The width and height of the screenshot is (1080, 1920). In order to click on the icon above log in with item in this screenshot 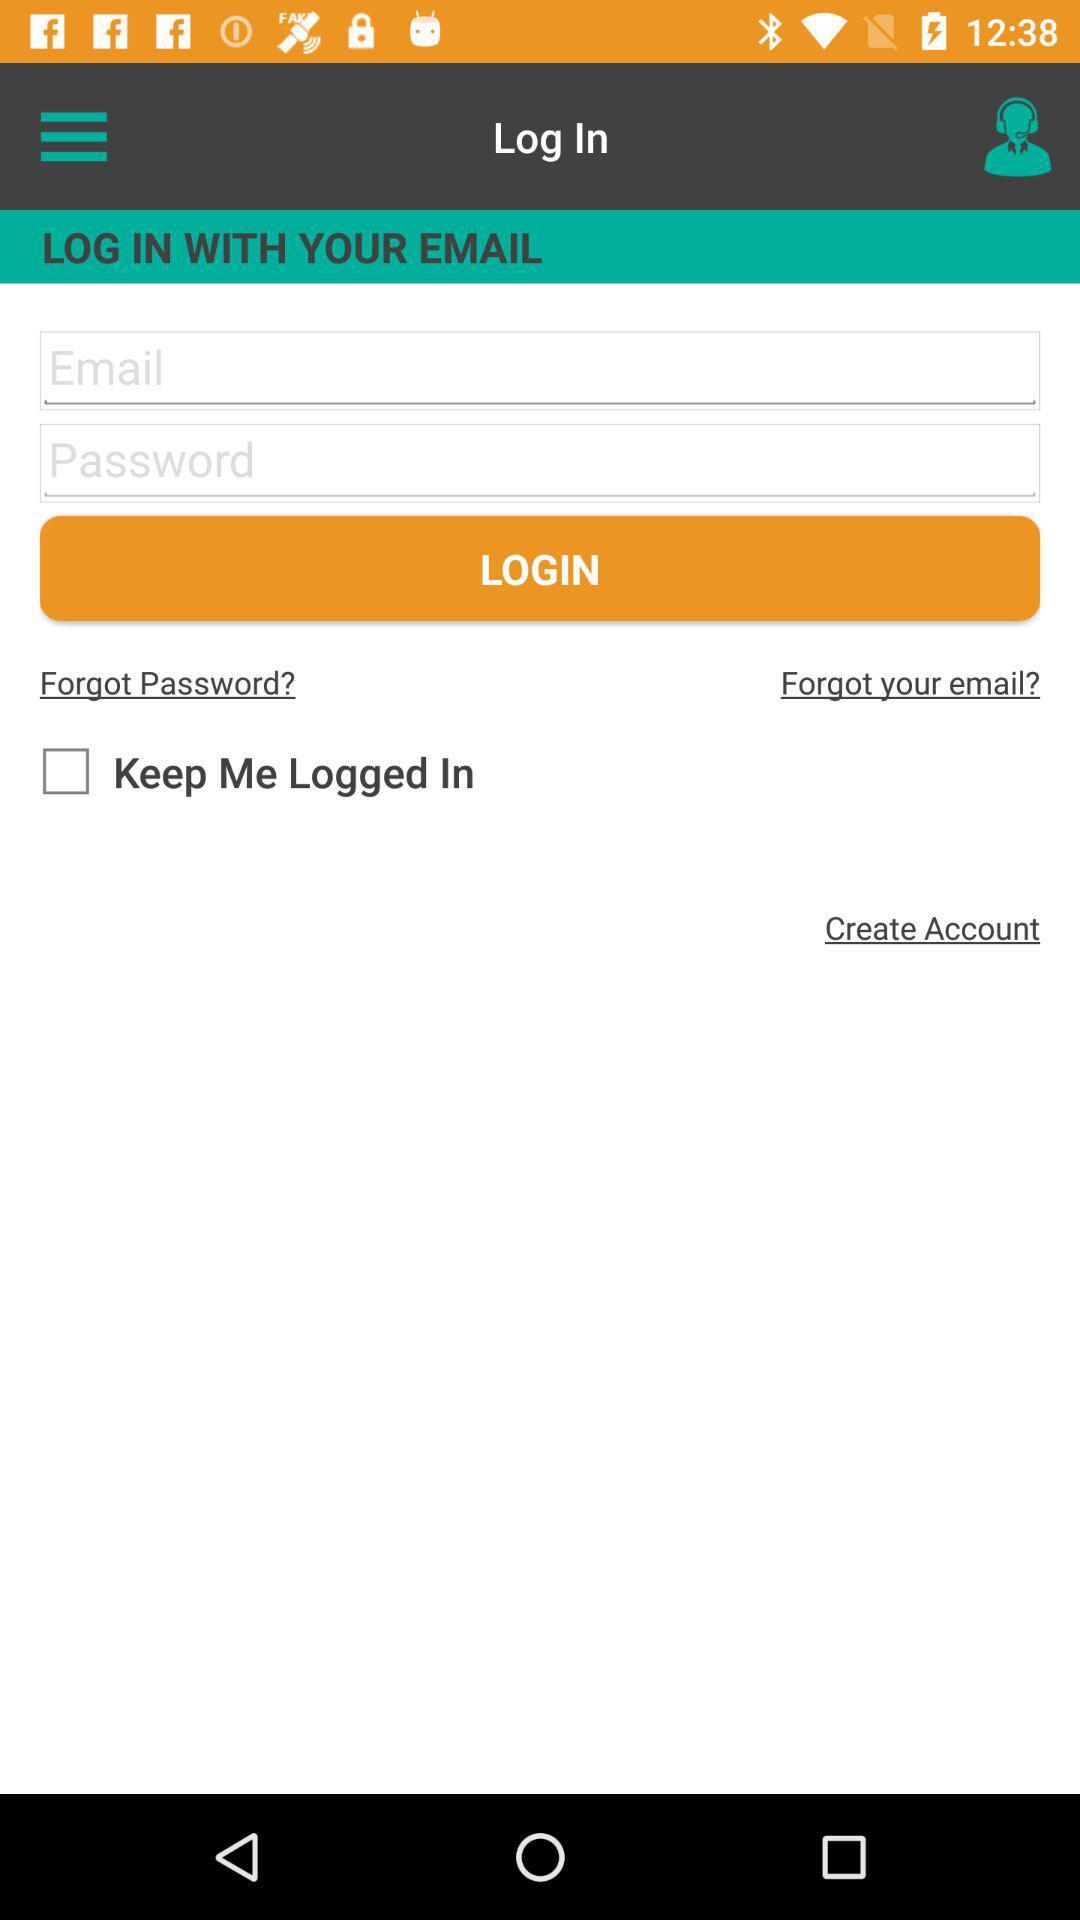, I will do `click(72, 135)`.